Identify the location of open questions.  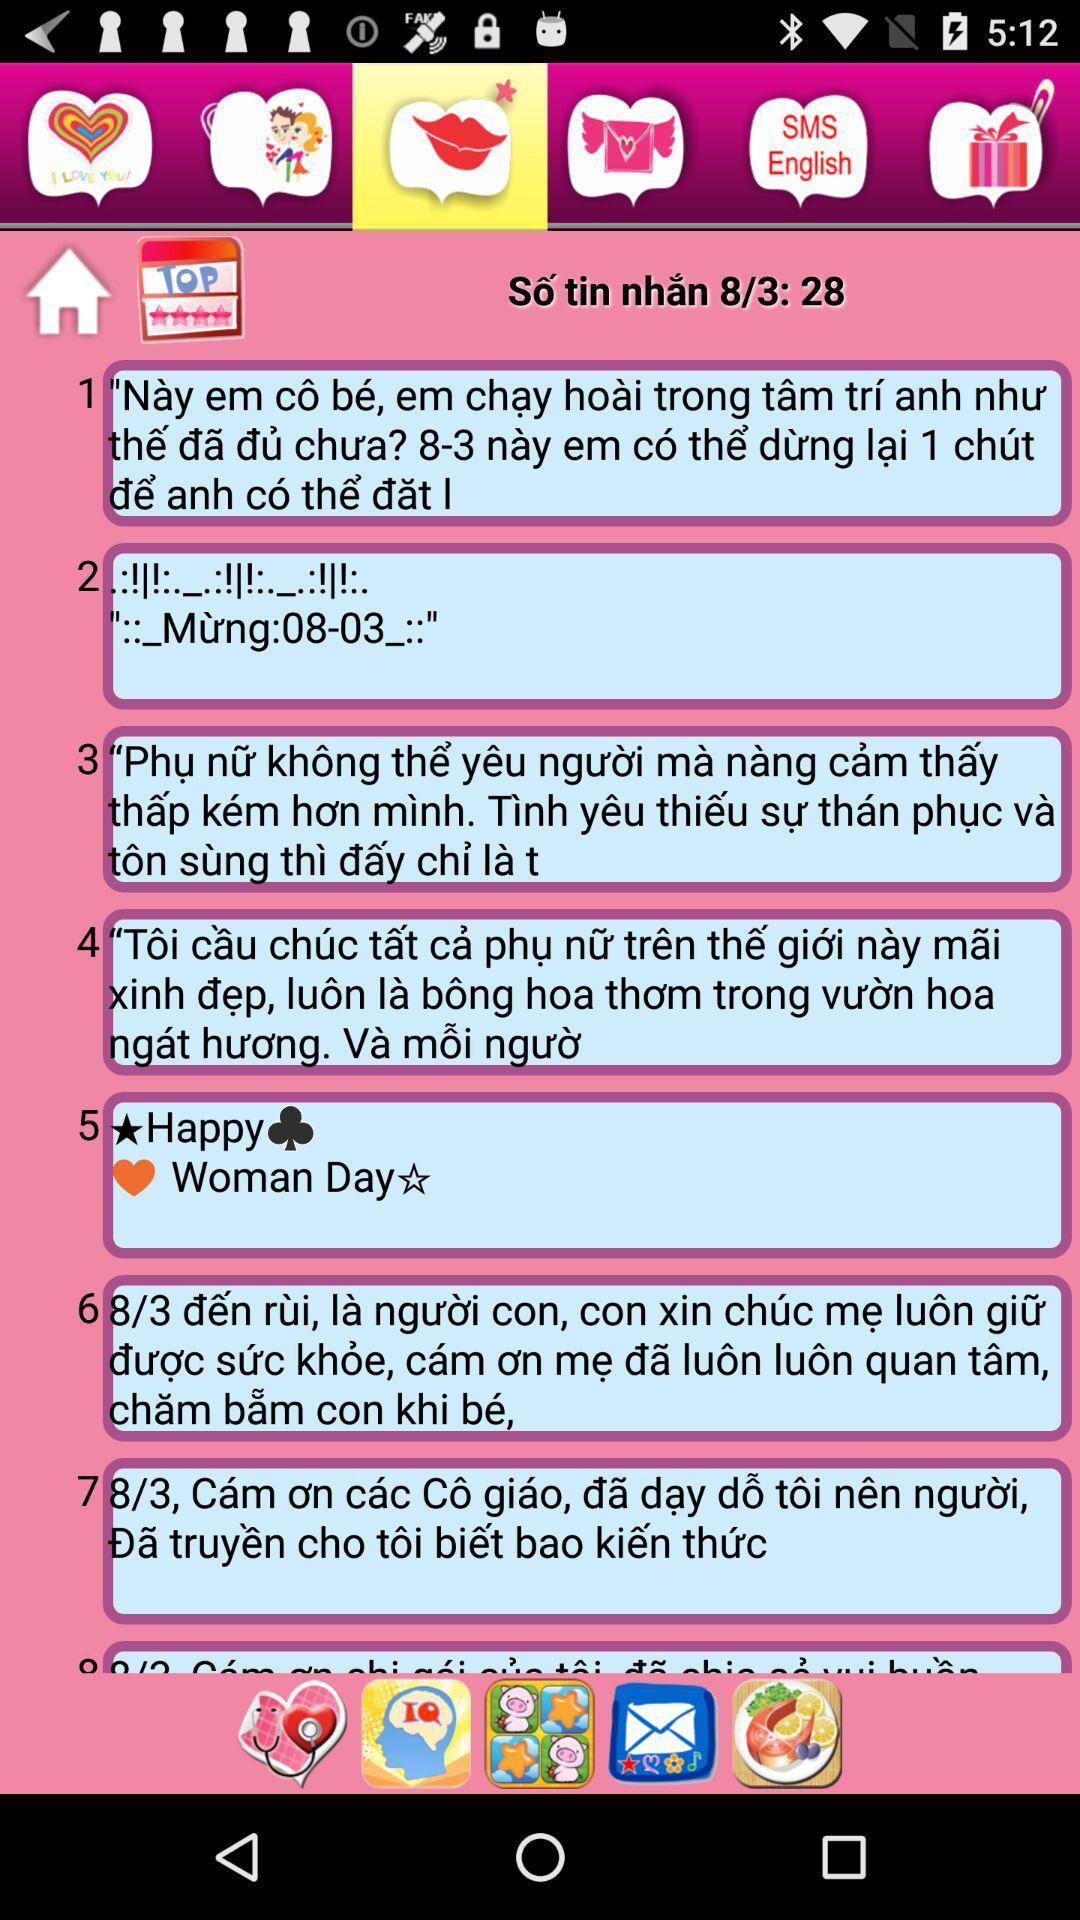
(414, 1732).